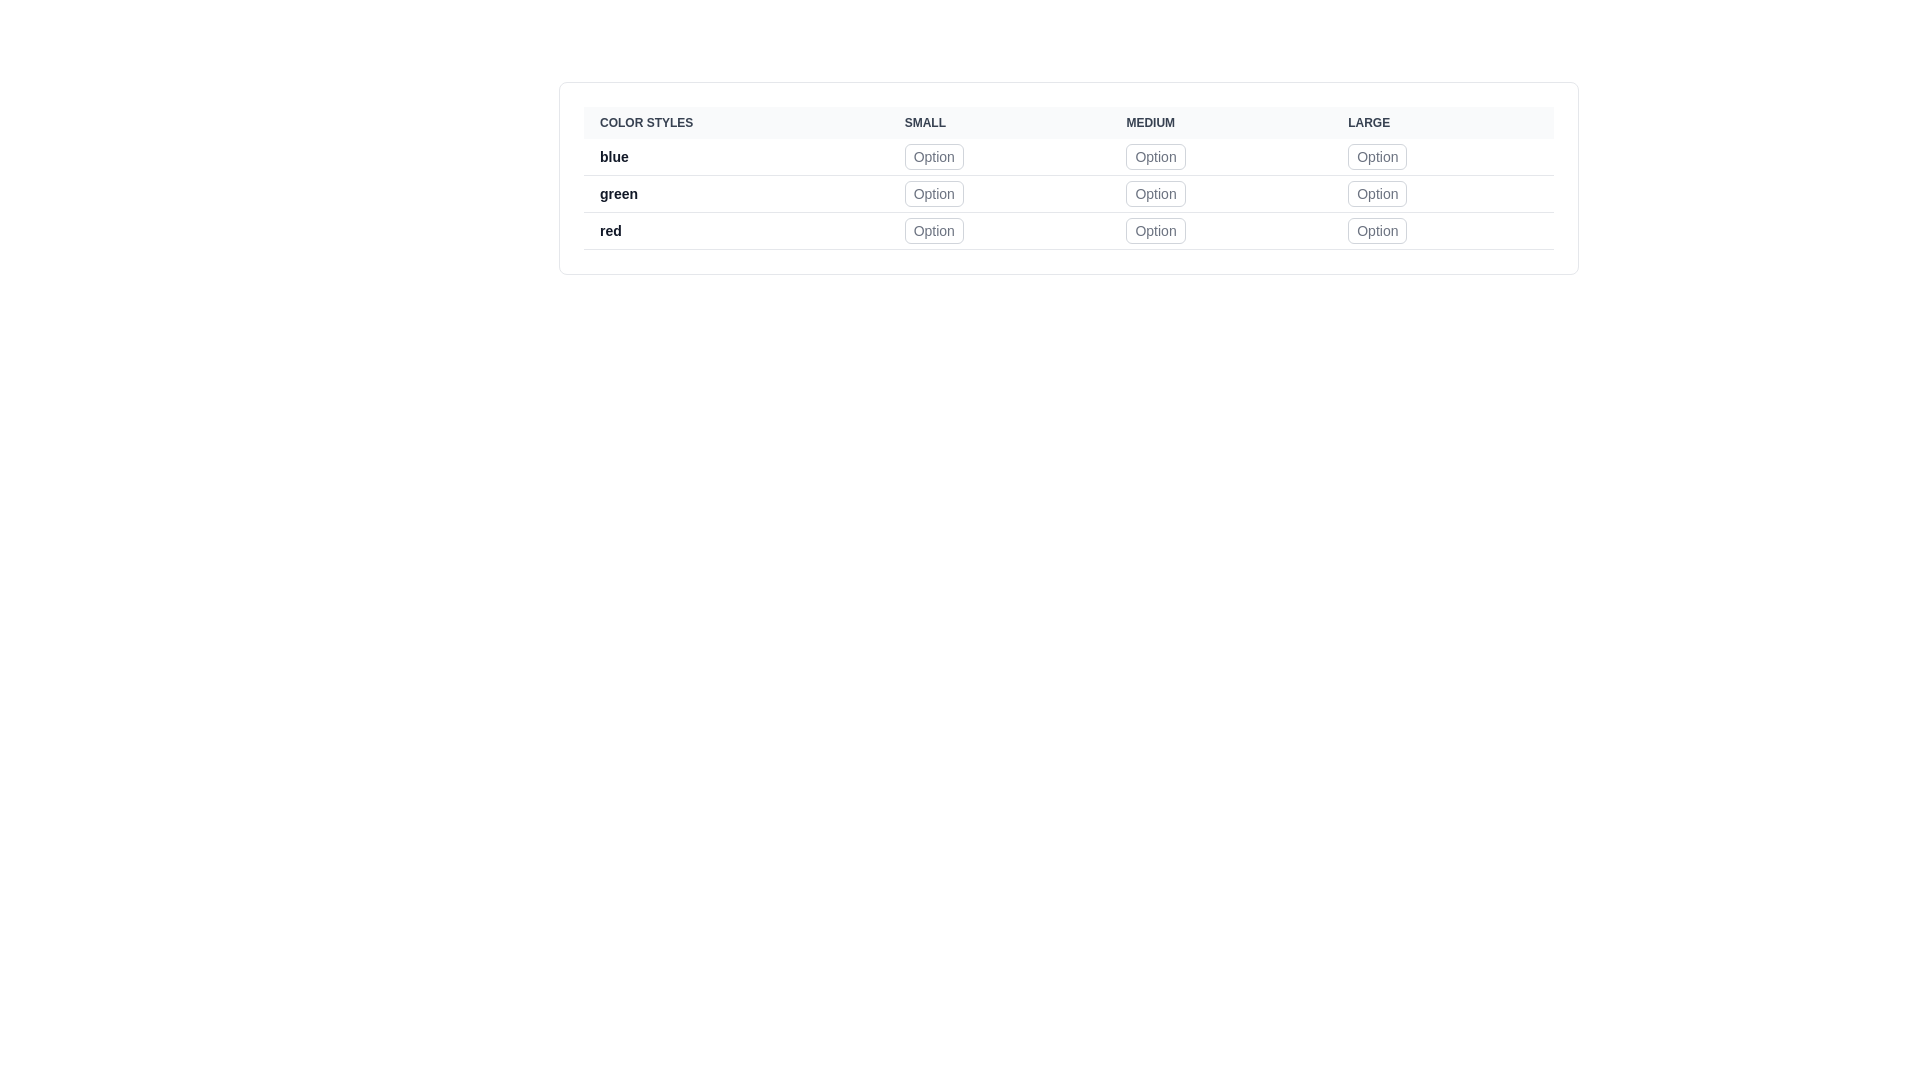 This screenshot has width=1920, height=1080. Describe the element at coordinates (735, 193) in the screenshot. I see `the text label indicating the color option 'green', which is located in the first cell of the second row under the 'COLOR STYLES' header, positioned between 'blue' and 'red'` at that location.